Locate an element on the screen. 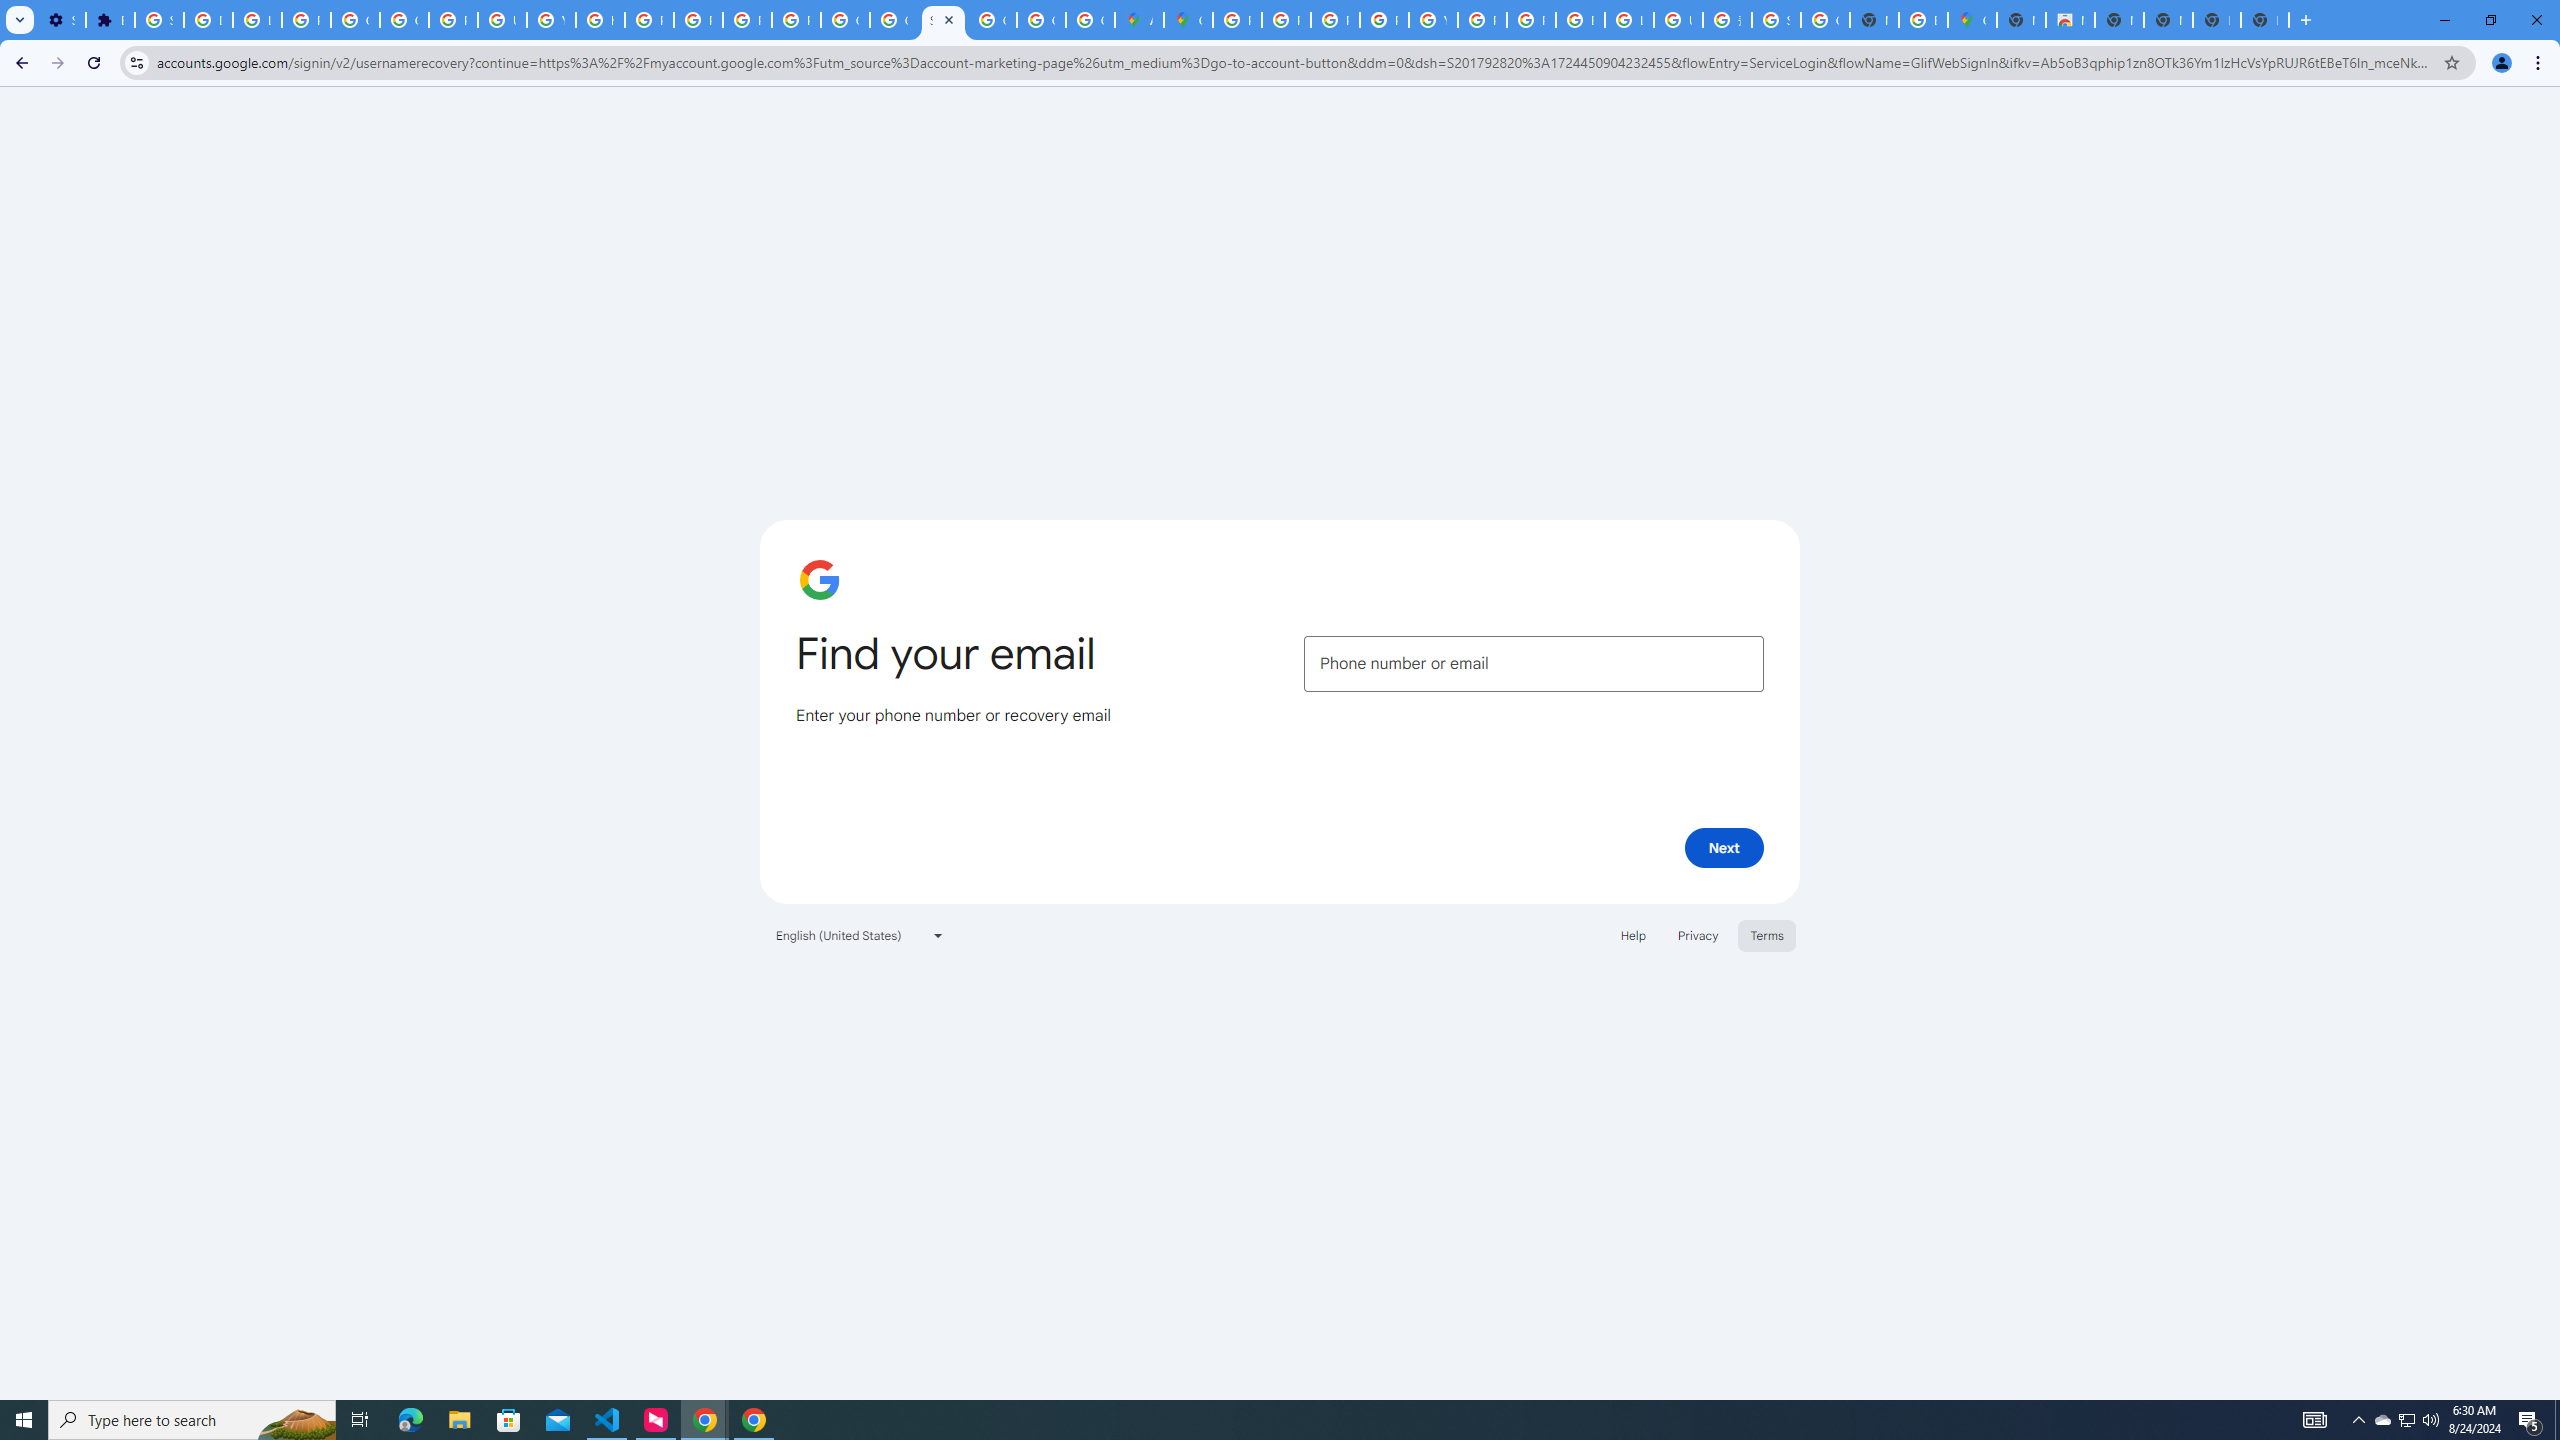 The image size is (2560, 1440). 'Terms' is located at coordinates (1766, 934).